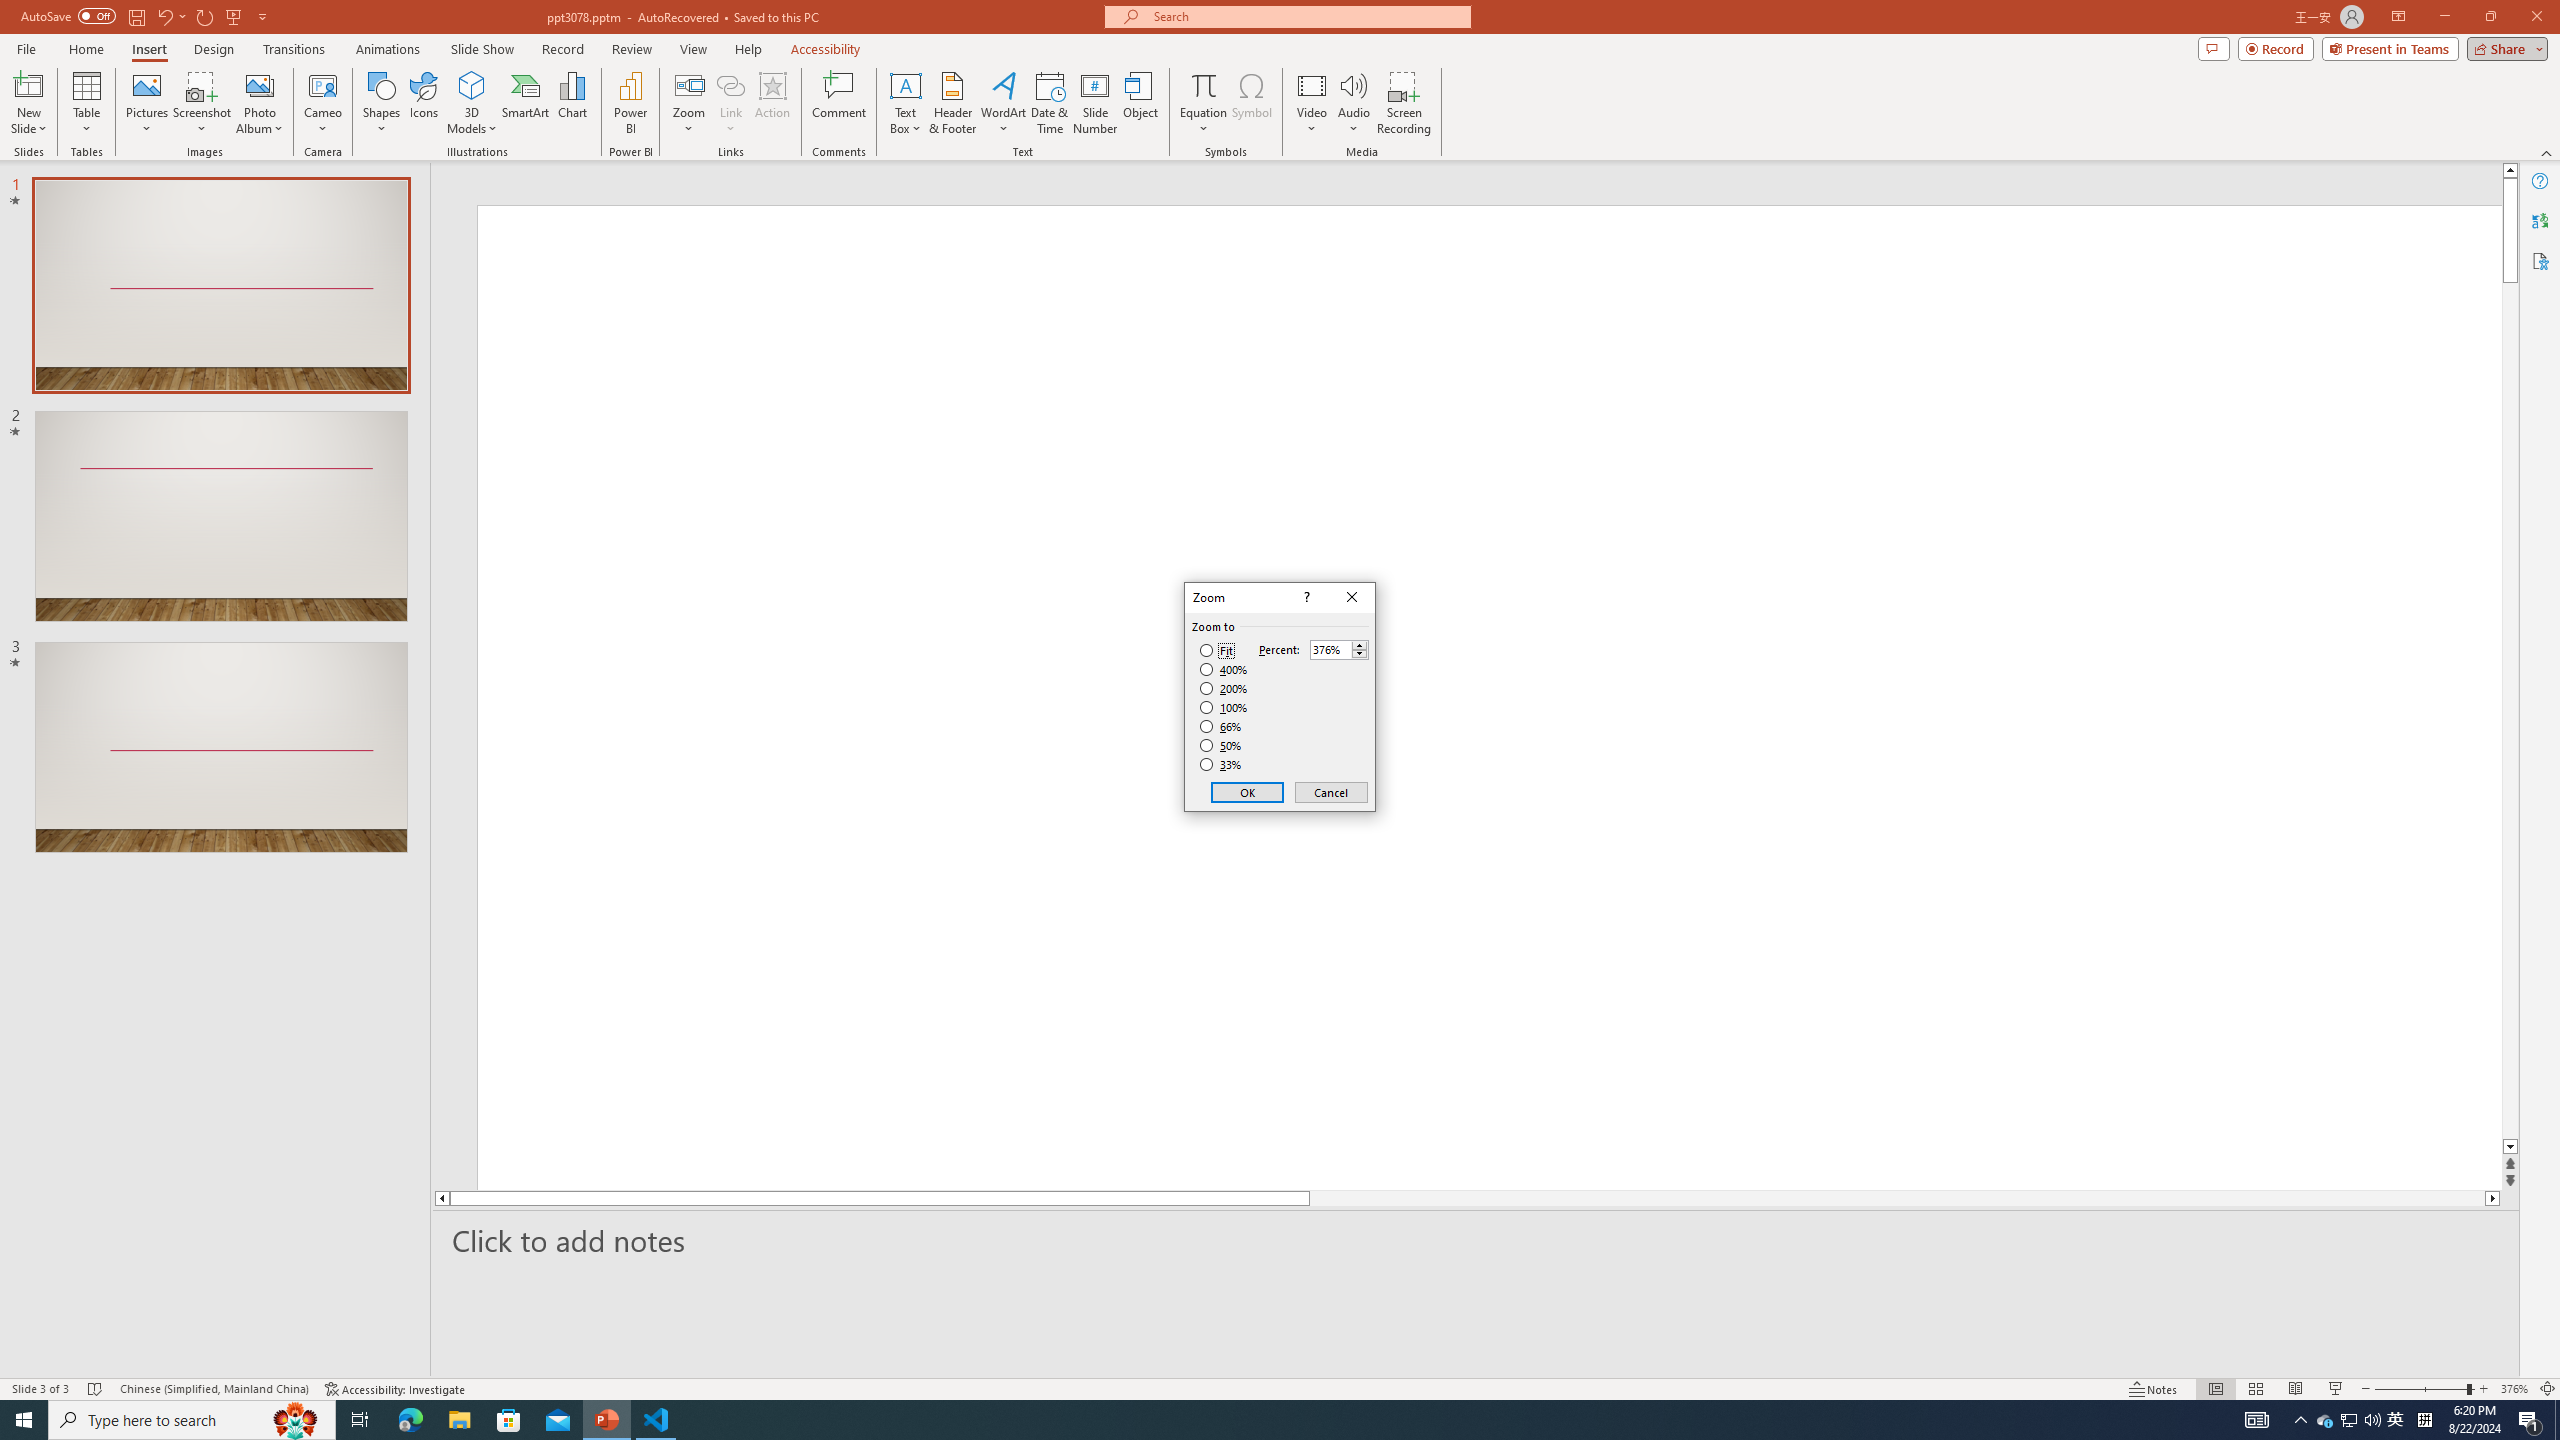  I want to click on 'Tray Input Indicator - Chinese (Simplified, China)', so click(2424, 1418).